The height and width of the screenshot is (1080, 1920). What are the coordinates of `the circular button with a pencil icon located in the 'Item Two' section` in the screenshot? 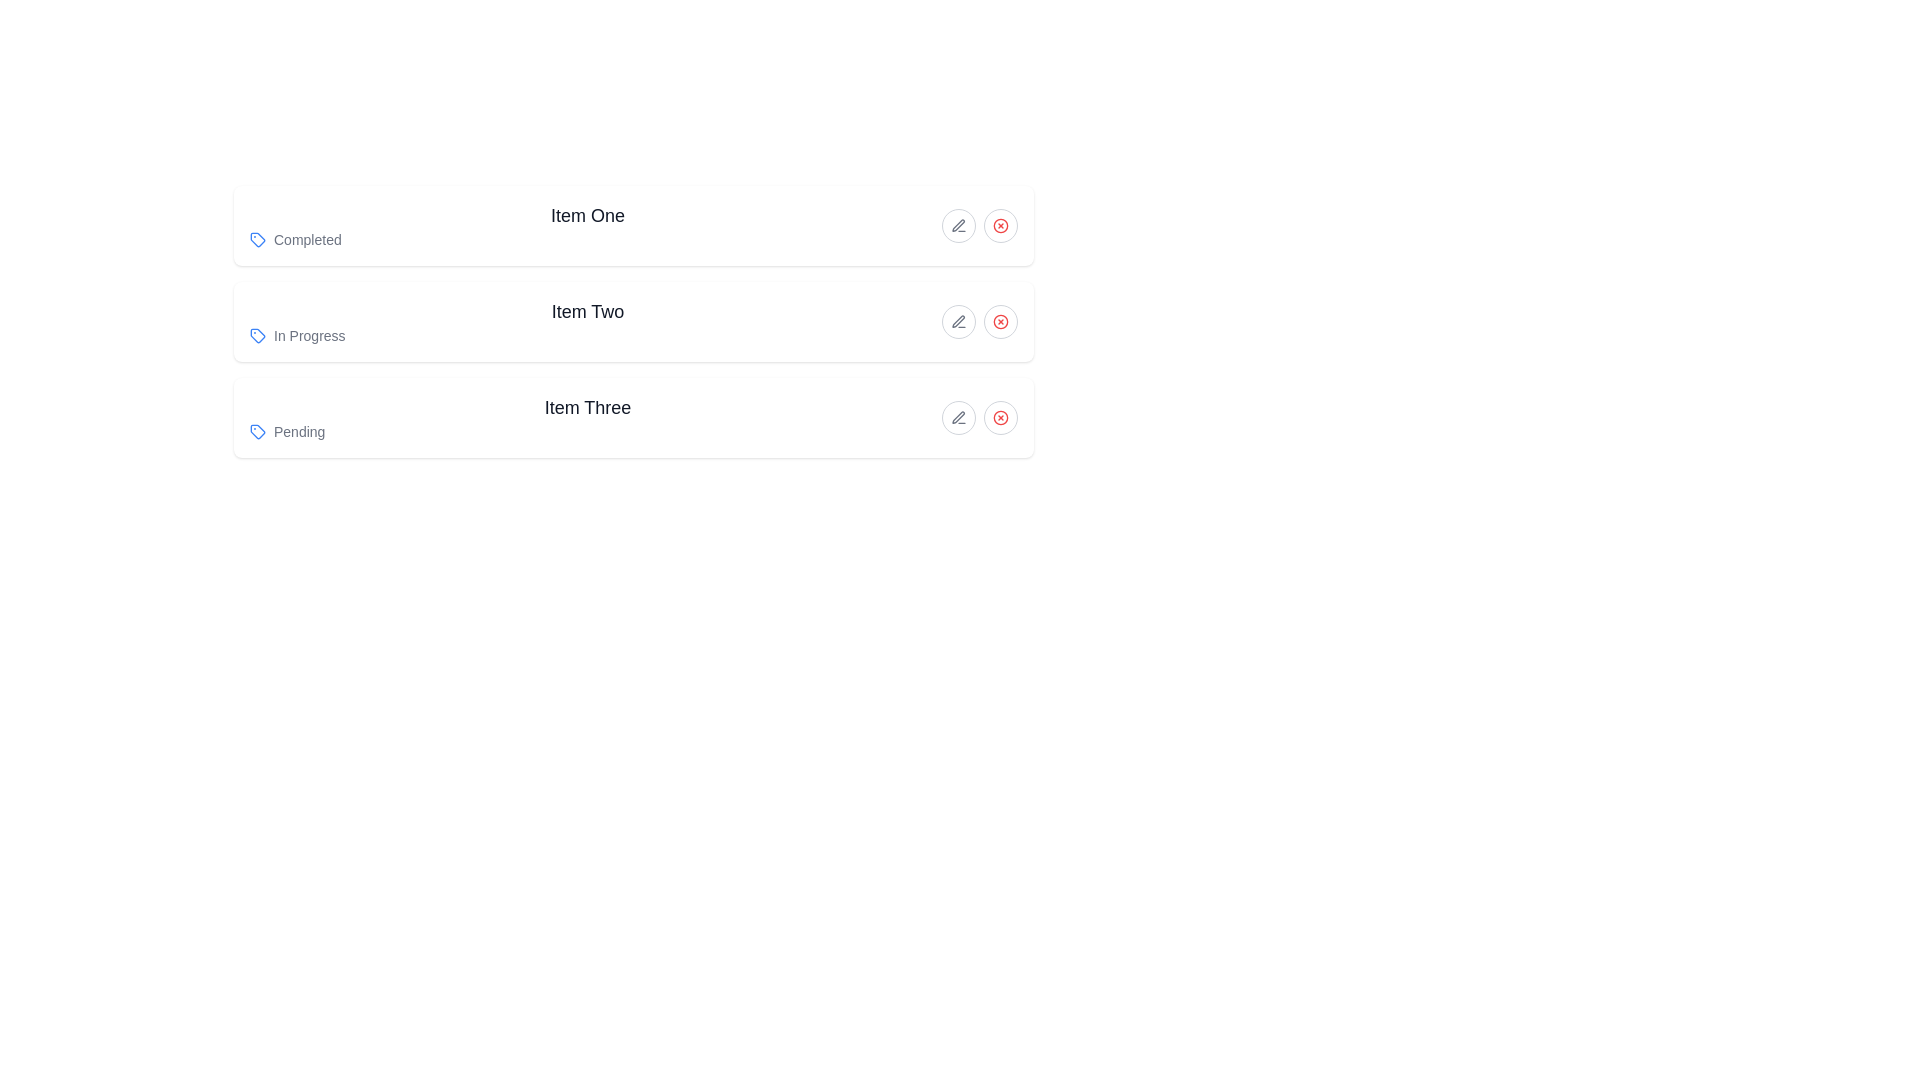 It's located at (979, 320).